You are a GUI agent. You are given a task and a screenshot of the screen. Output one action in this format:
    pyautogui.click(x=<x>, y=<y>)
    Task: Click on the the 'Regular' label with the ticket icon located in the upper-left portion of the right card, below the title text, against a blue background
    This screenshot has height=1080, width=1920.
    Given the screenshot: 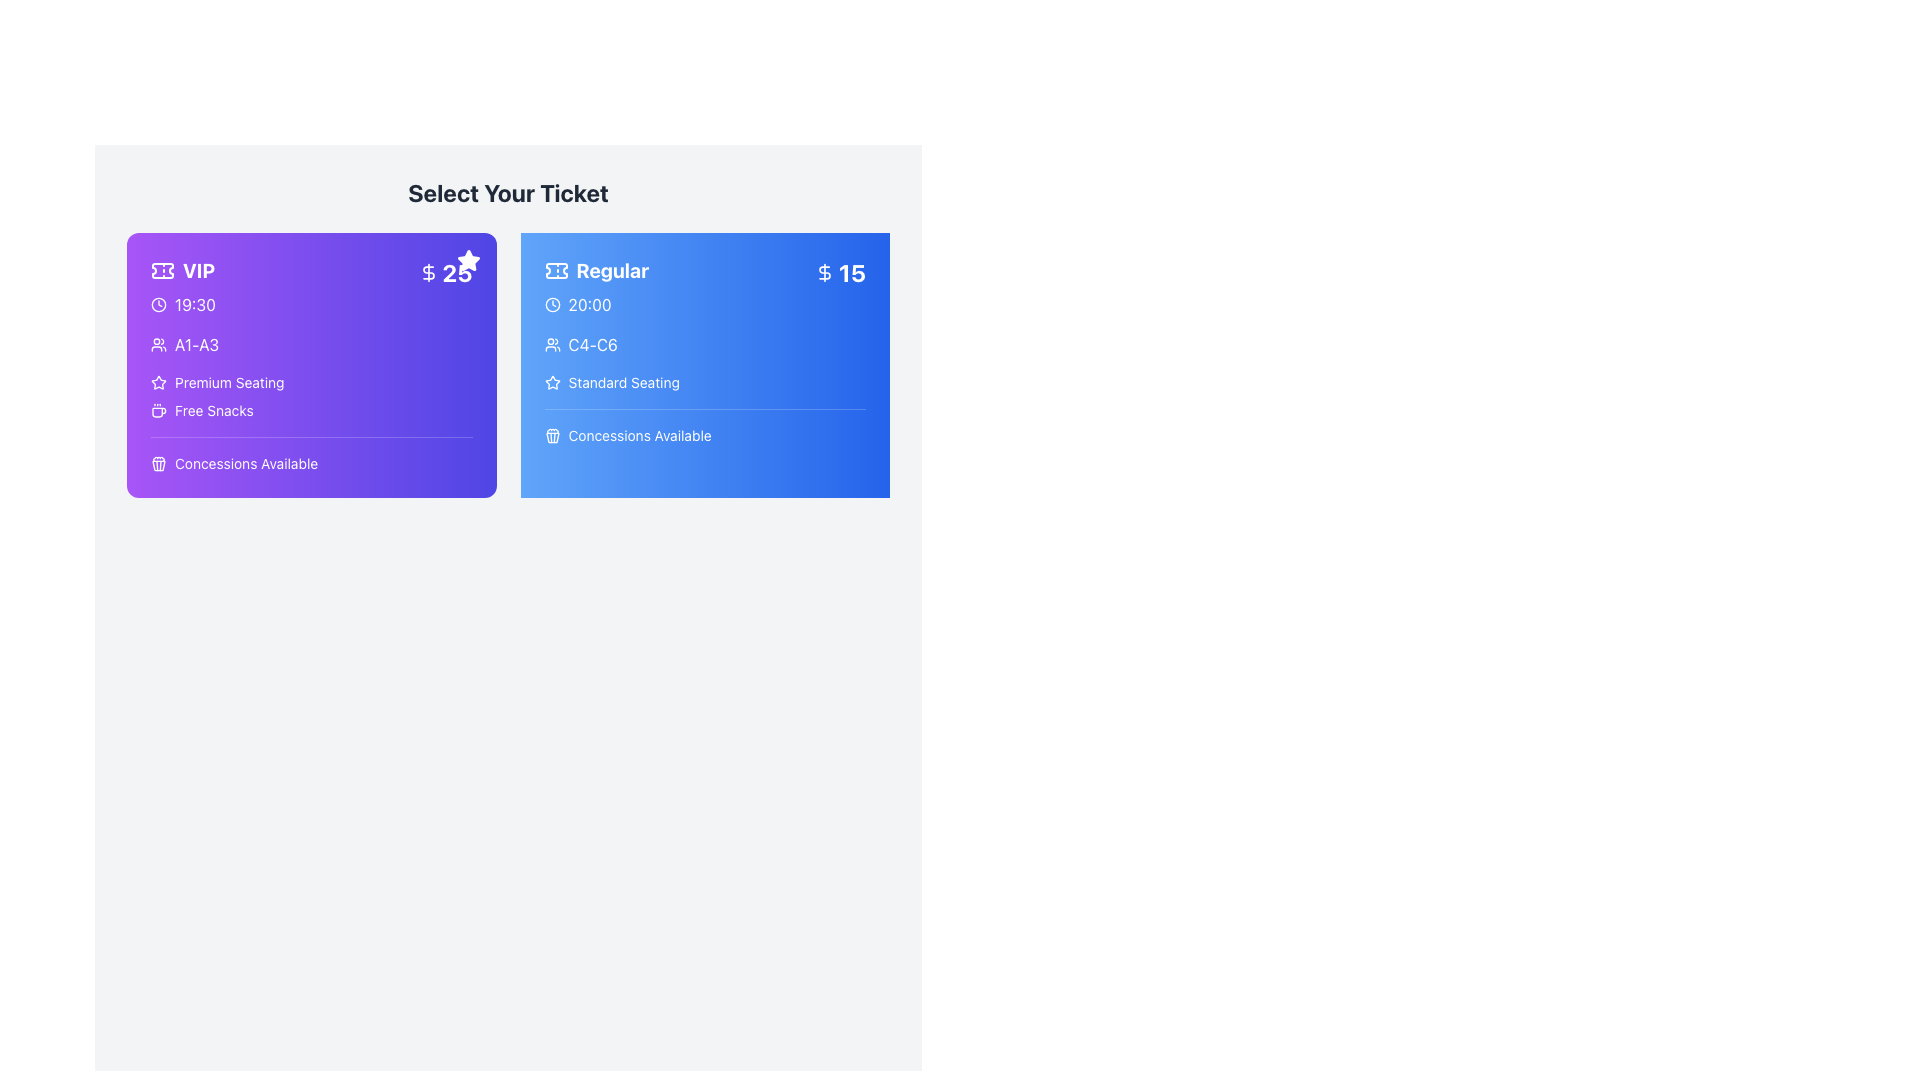 What is the action you would take?
    pyautogui.click(x=595, y=270)
    